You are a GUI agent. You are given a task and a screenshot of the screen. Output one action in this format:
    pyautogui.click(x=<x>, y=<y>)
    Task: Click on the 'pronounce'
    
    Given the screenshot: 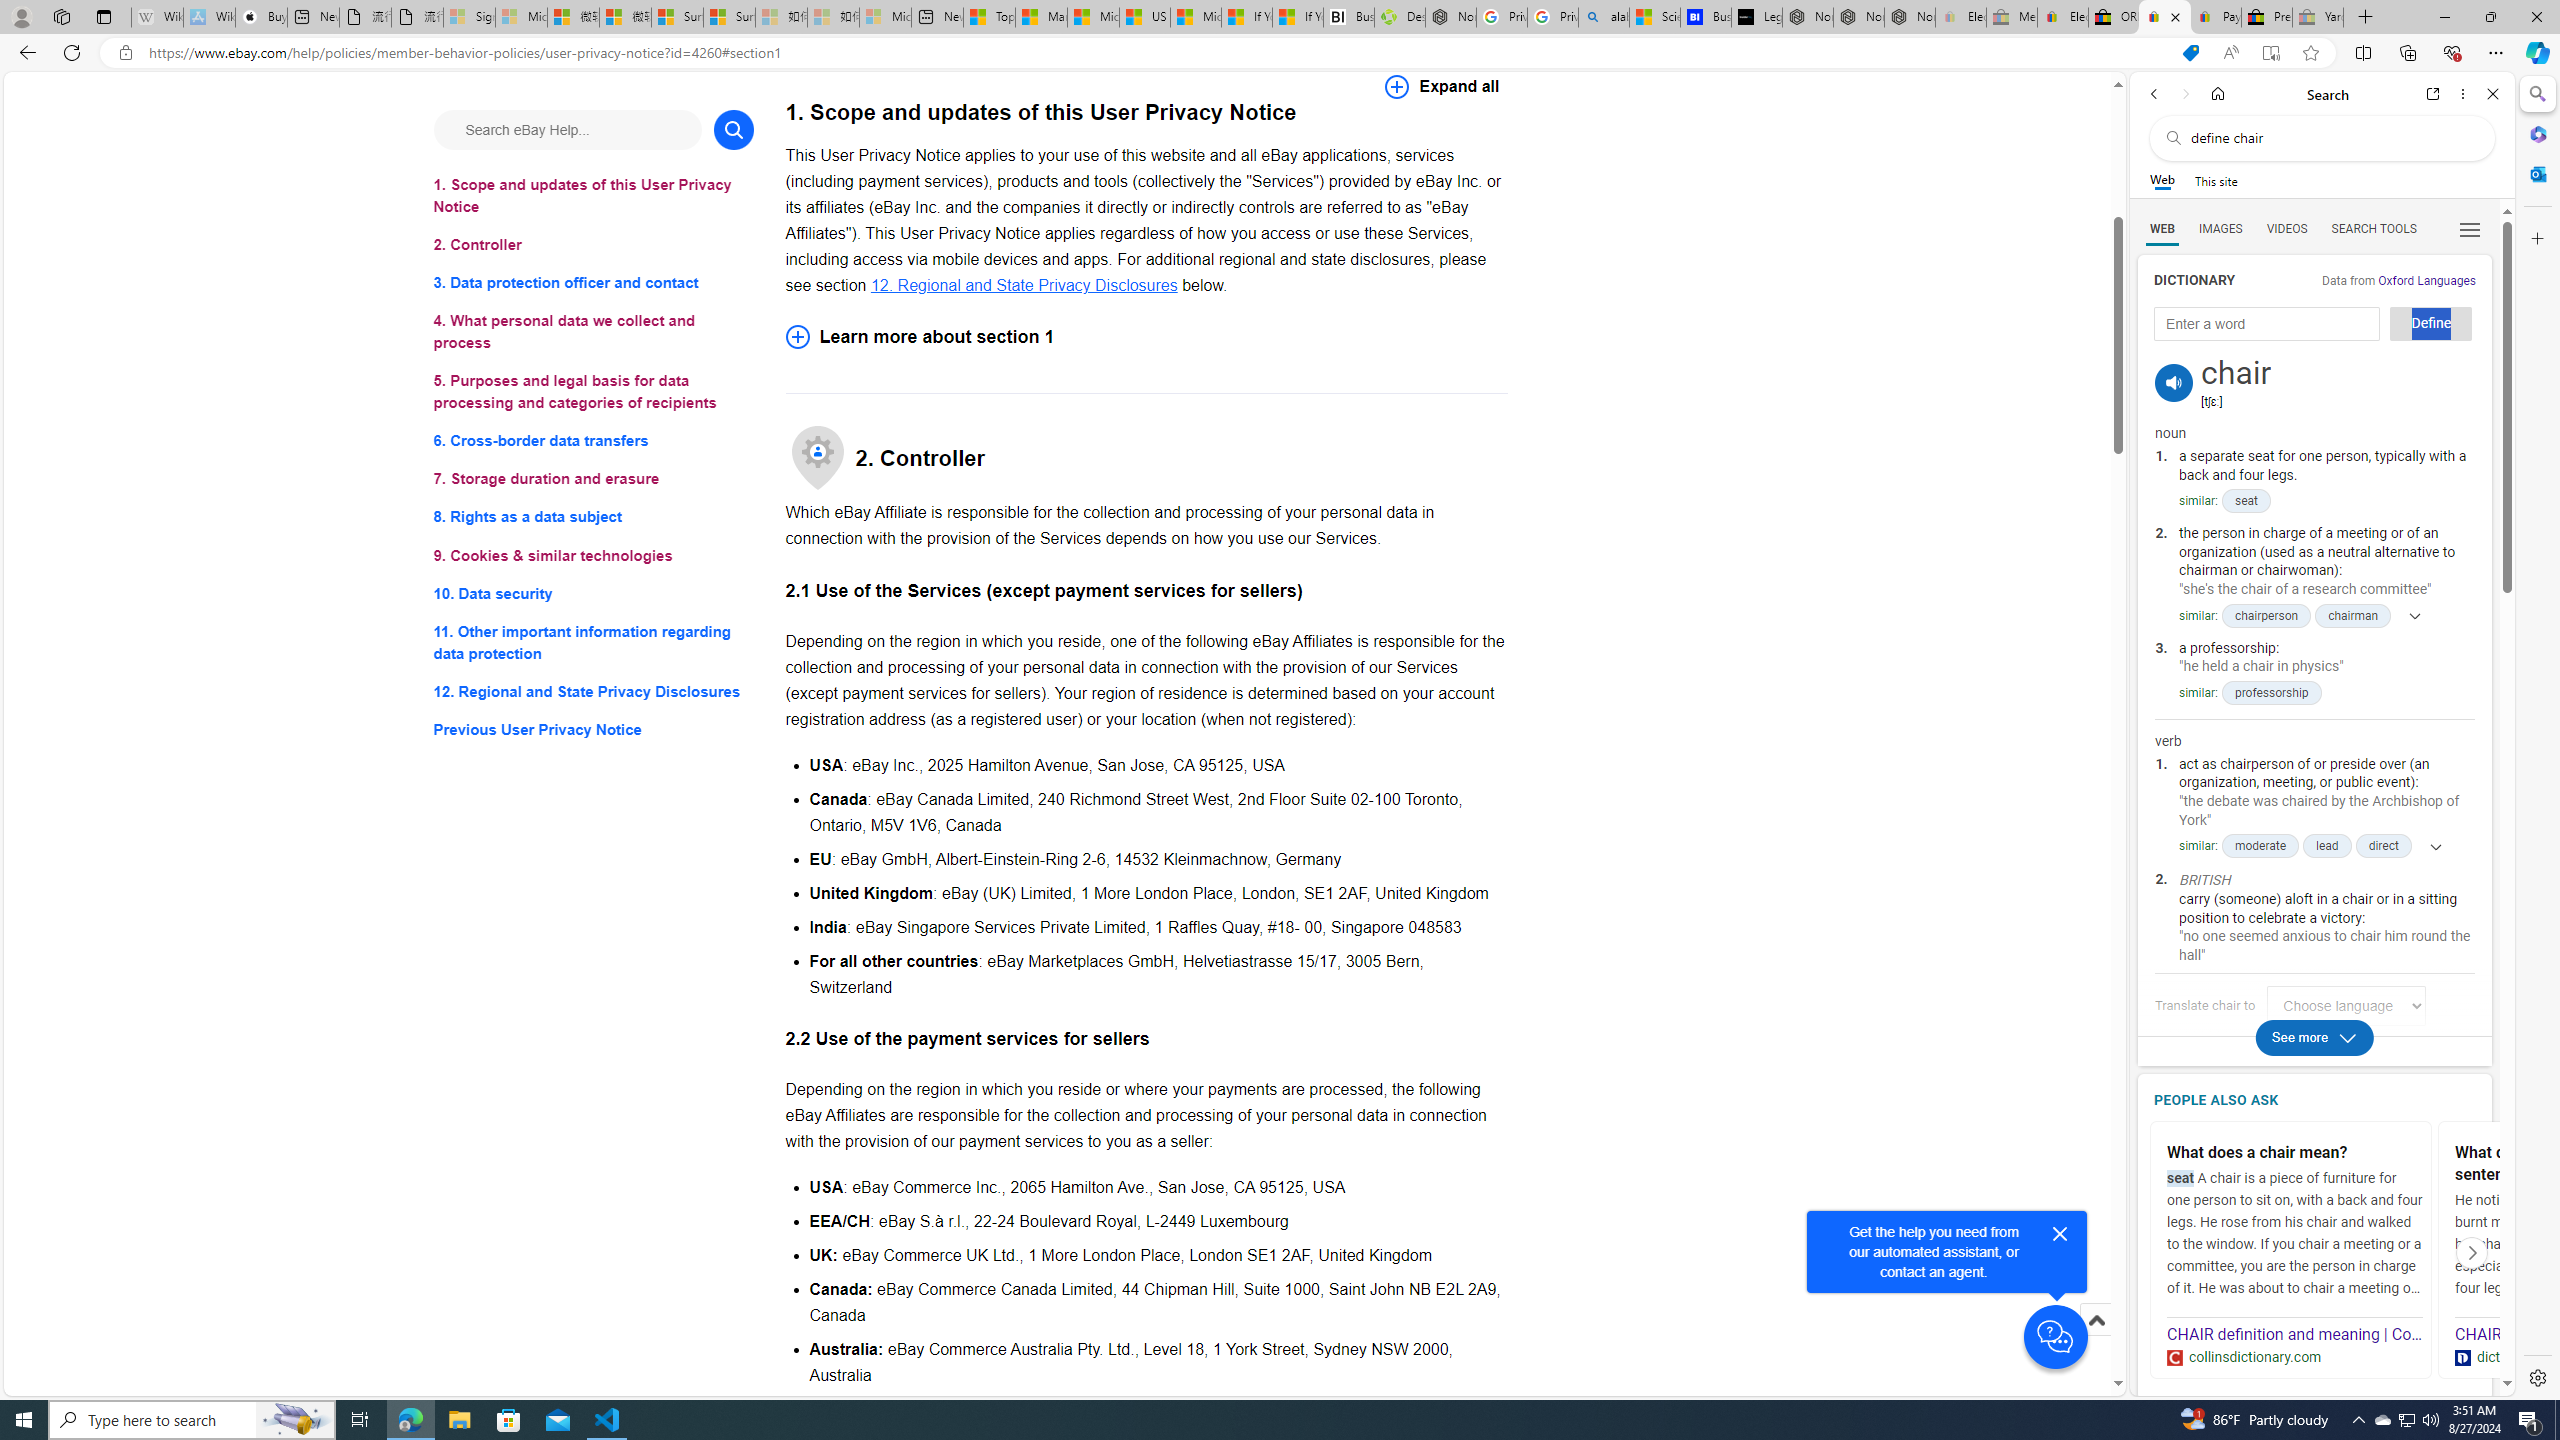 What is the action you would take?
    pyautogui.click(x=2173, y=382)
    